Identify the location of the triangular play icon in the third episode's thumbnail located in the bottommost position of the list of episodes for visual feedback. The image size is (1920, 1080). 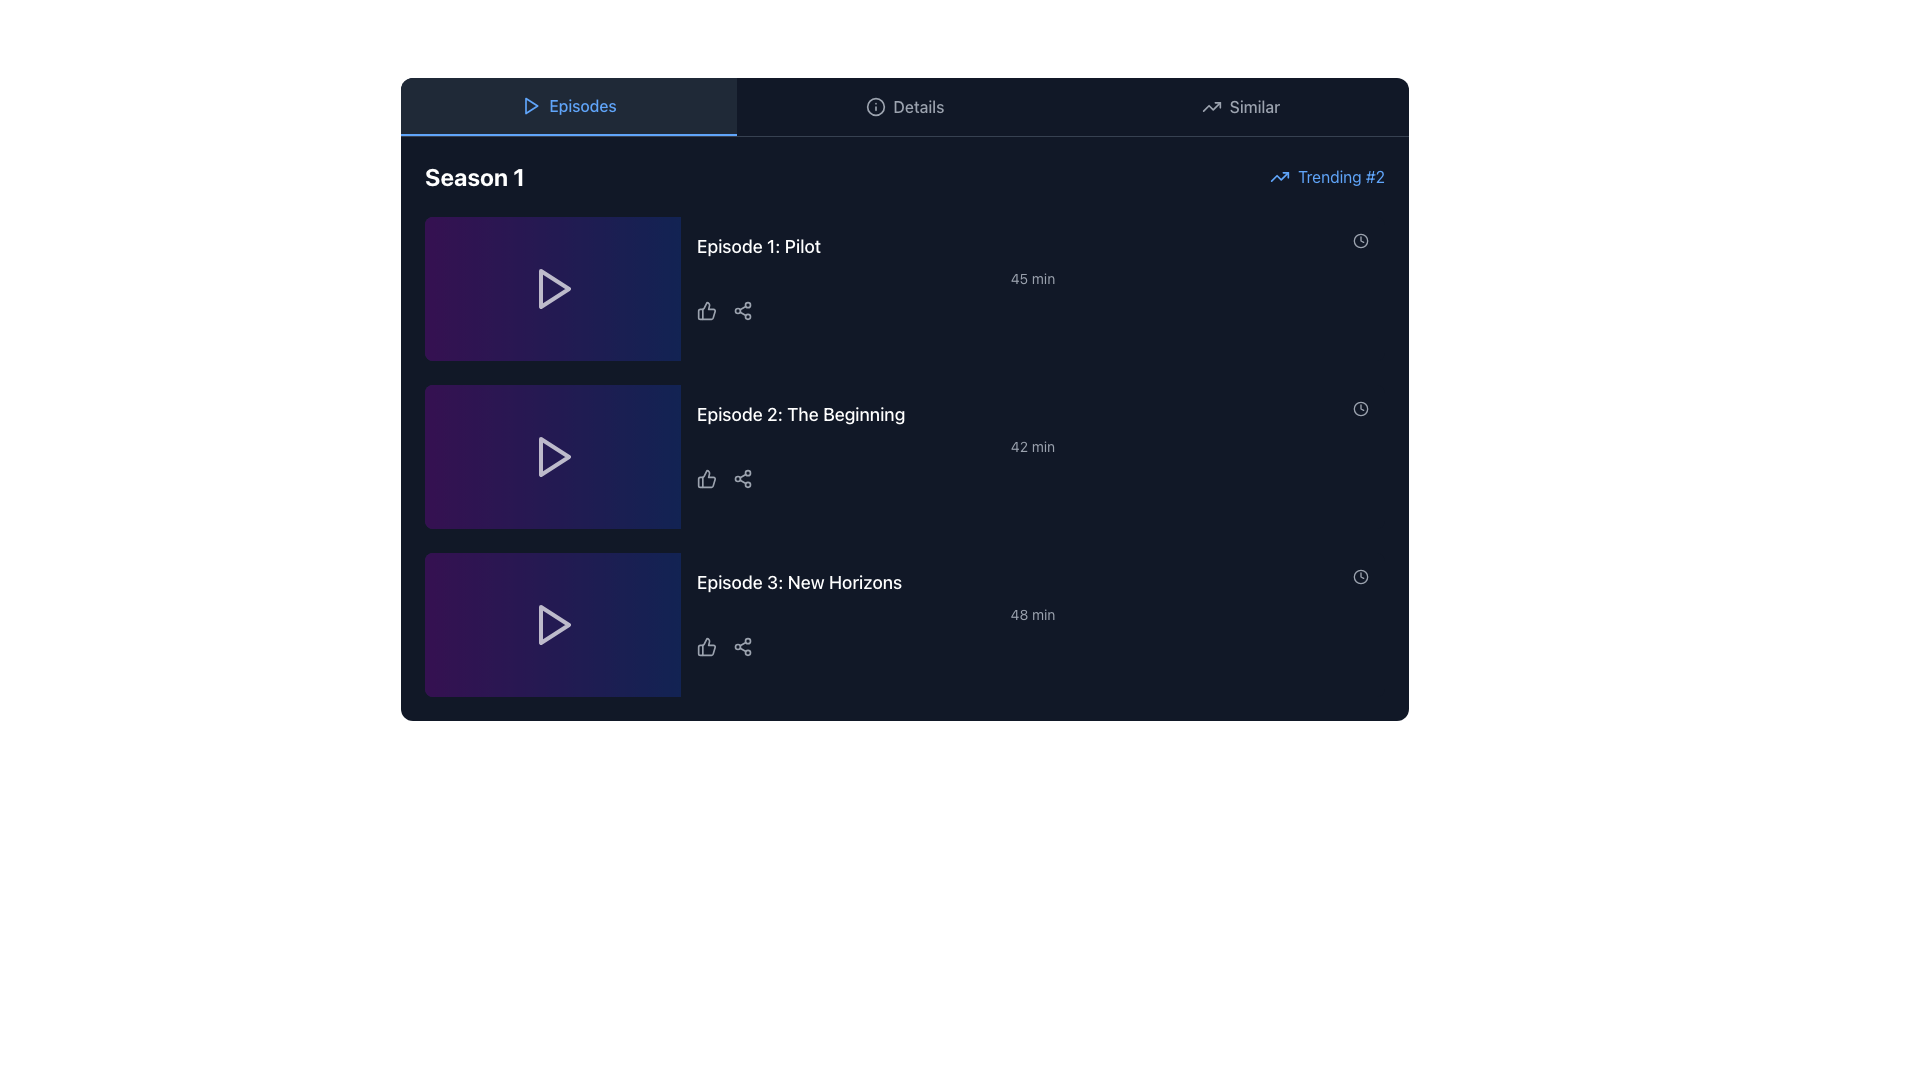
(555, 623).